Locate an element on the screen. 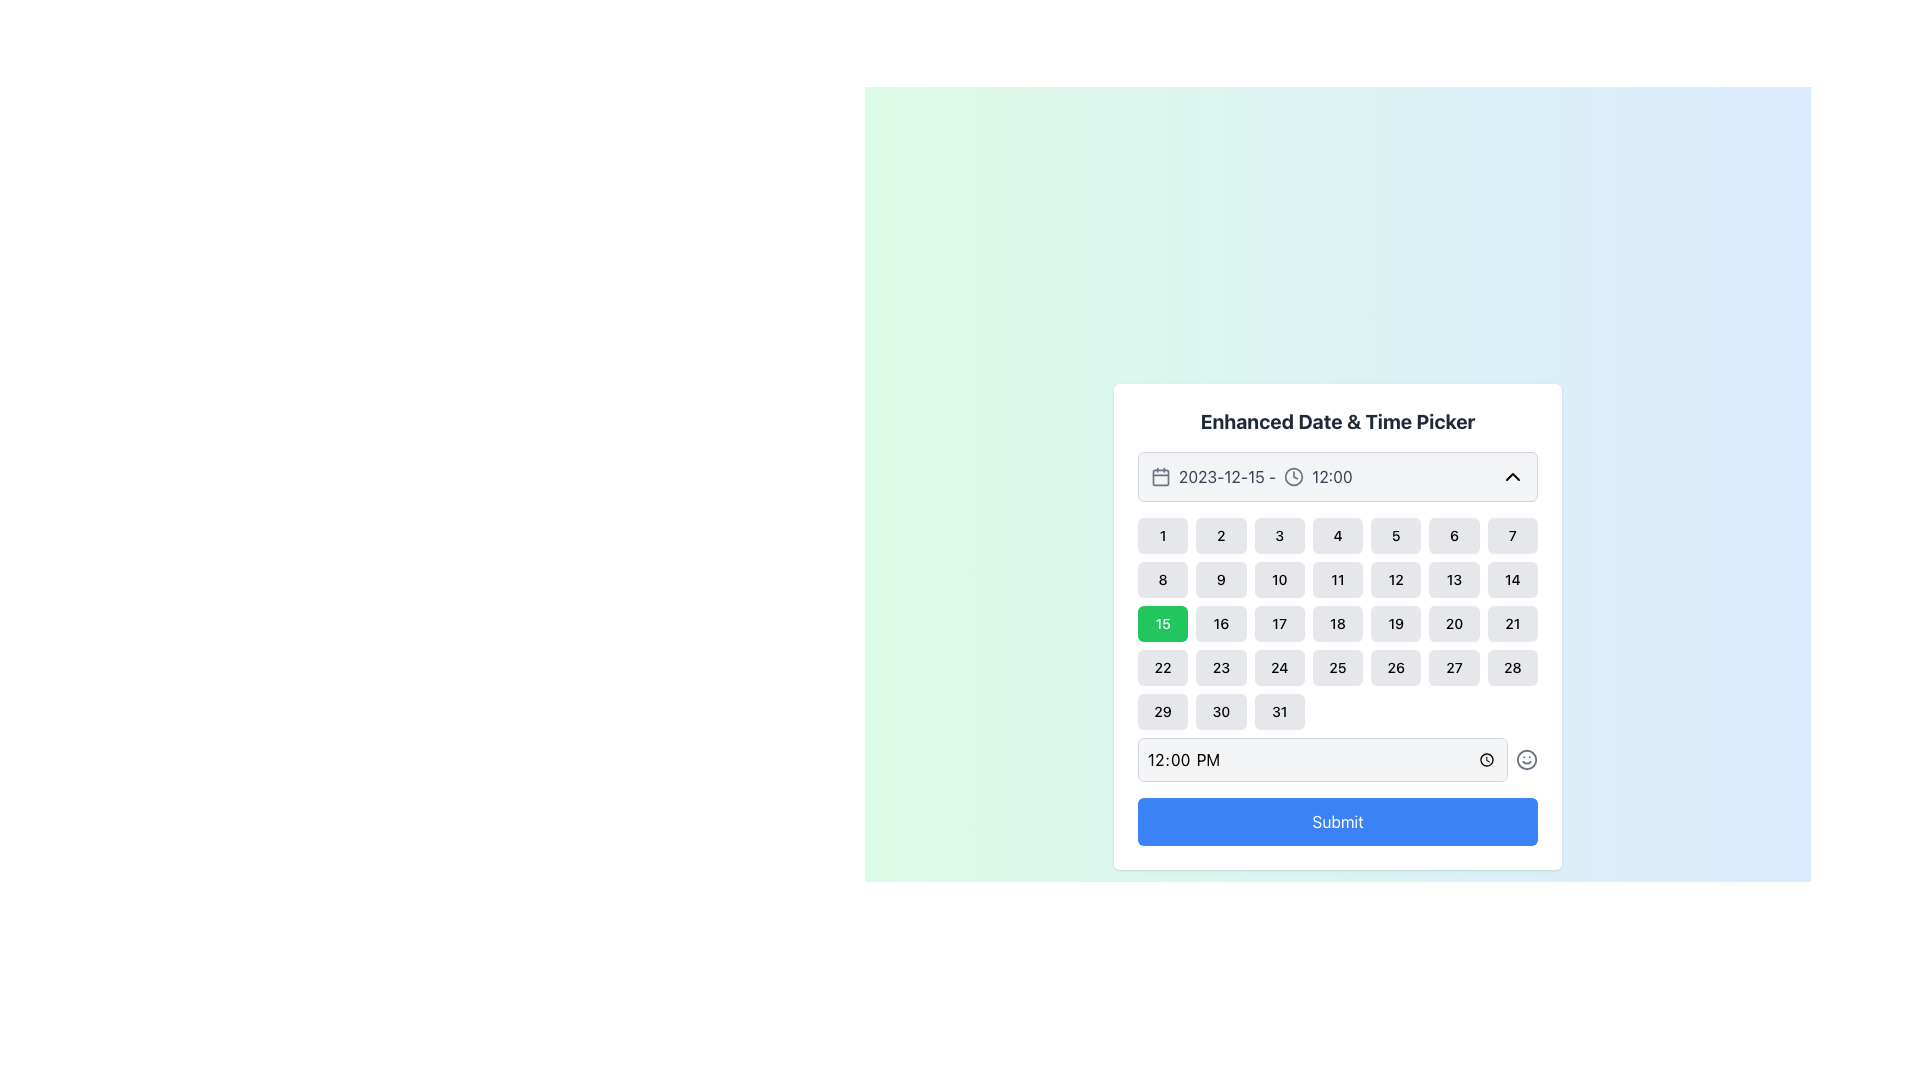 This screenshot has width=1920, height=1080. the button labeled '27' which has a light gray background and is located in the fourth row, sixth column of the date picker interface is located at coordinates (1454, 667).